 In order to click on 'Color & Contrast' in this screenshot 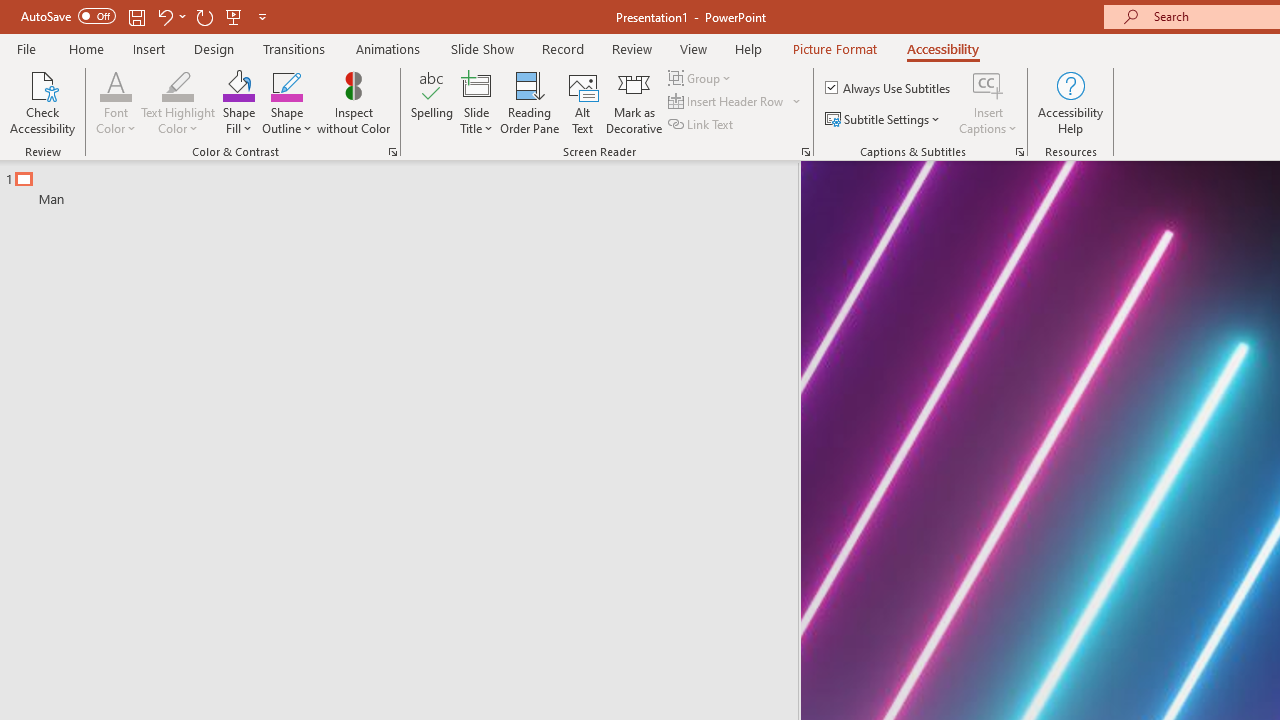, I will do `click(392, 150)`.